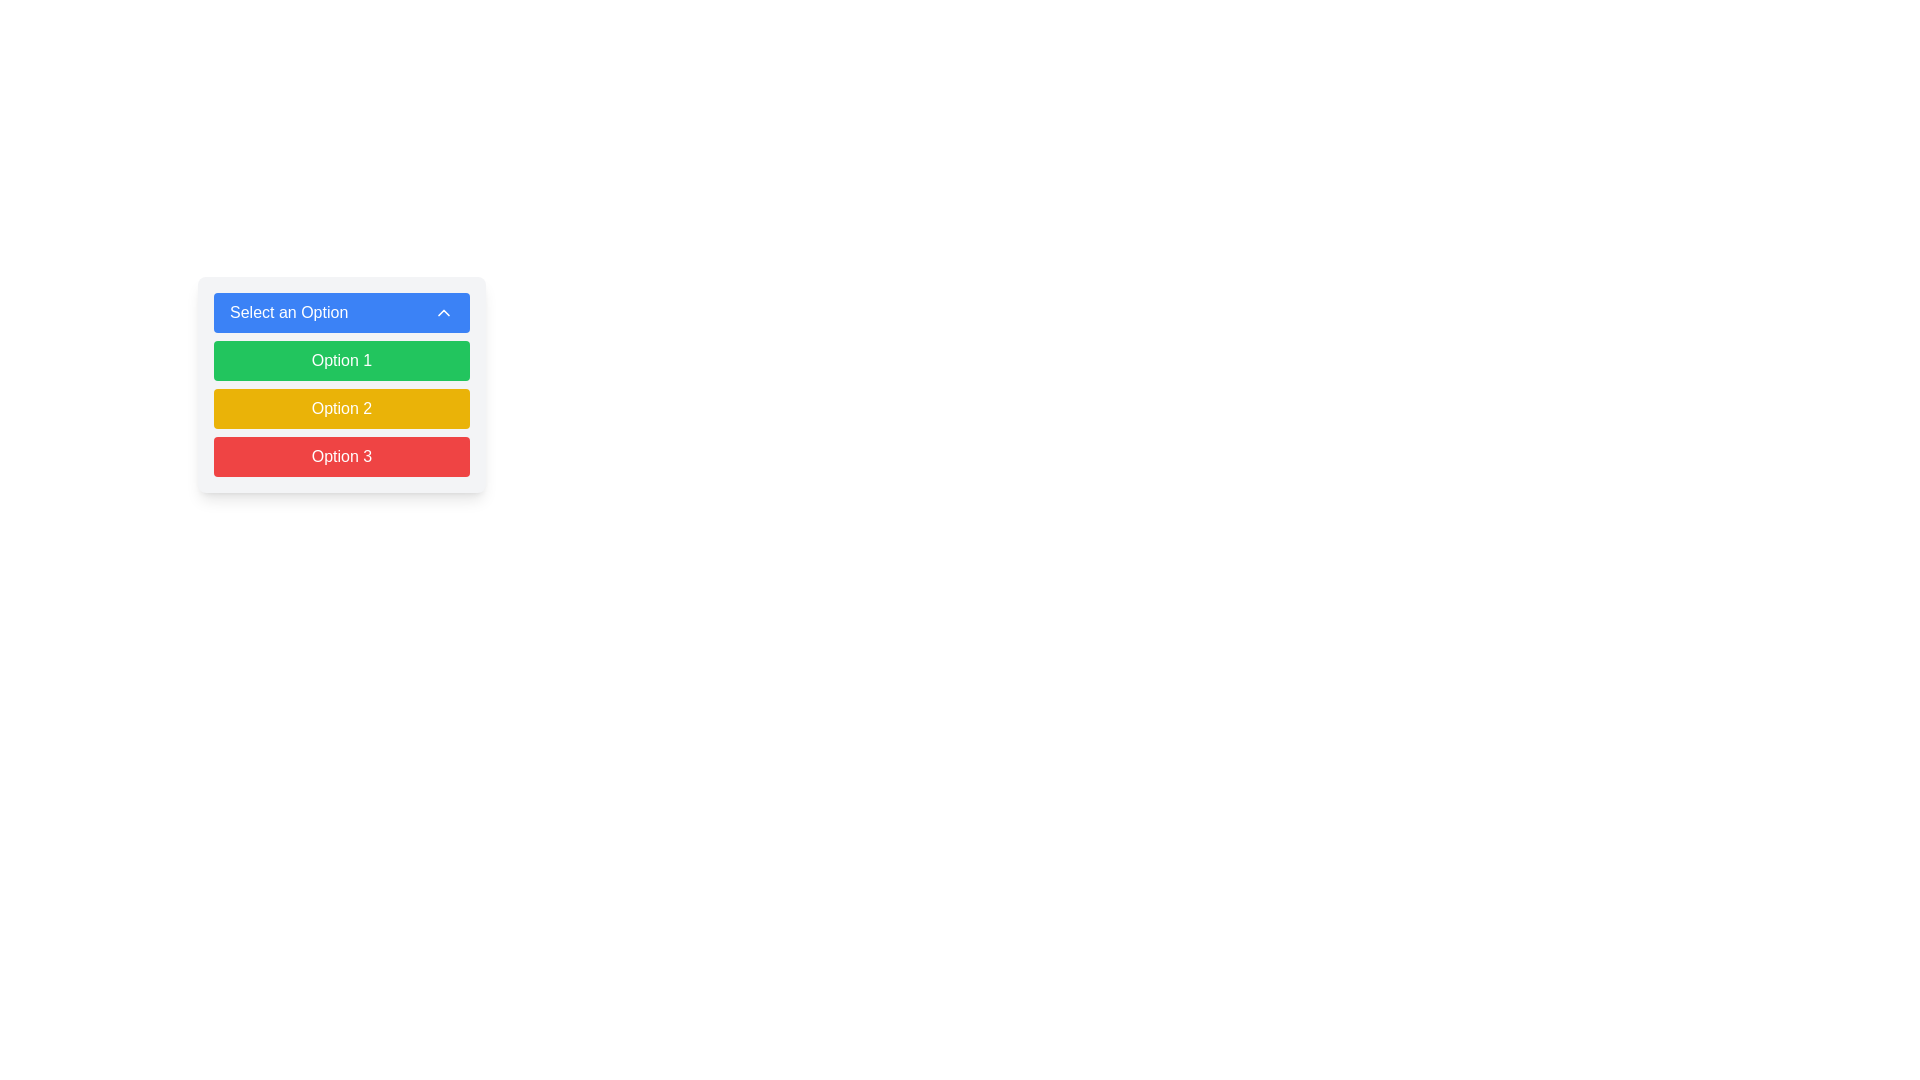 This screenshot has height=1080, width=1920. What do you see at coordinates (341, 456) in the screenshot?
I see `the 'Option 3' button, which is a rectangular button with a vibrant red background and the text 'Option 3' in white` at bounding box center [341, 456].